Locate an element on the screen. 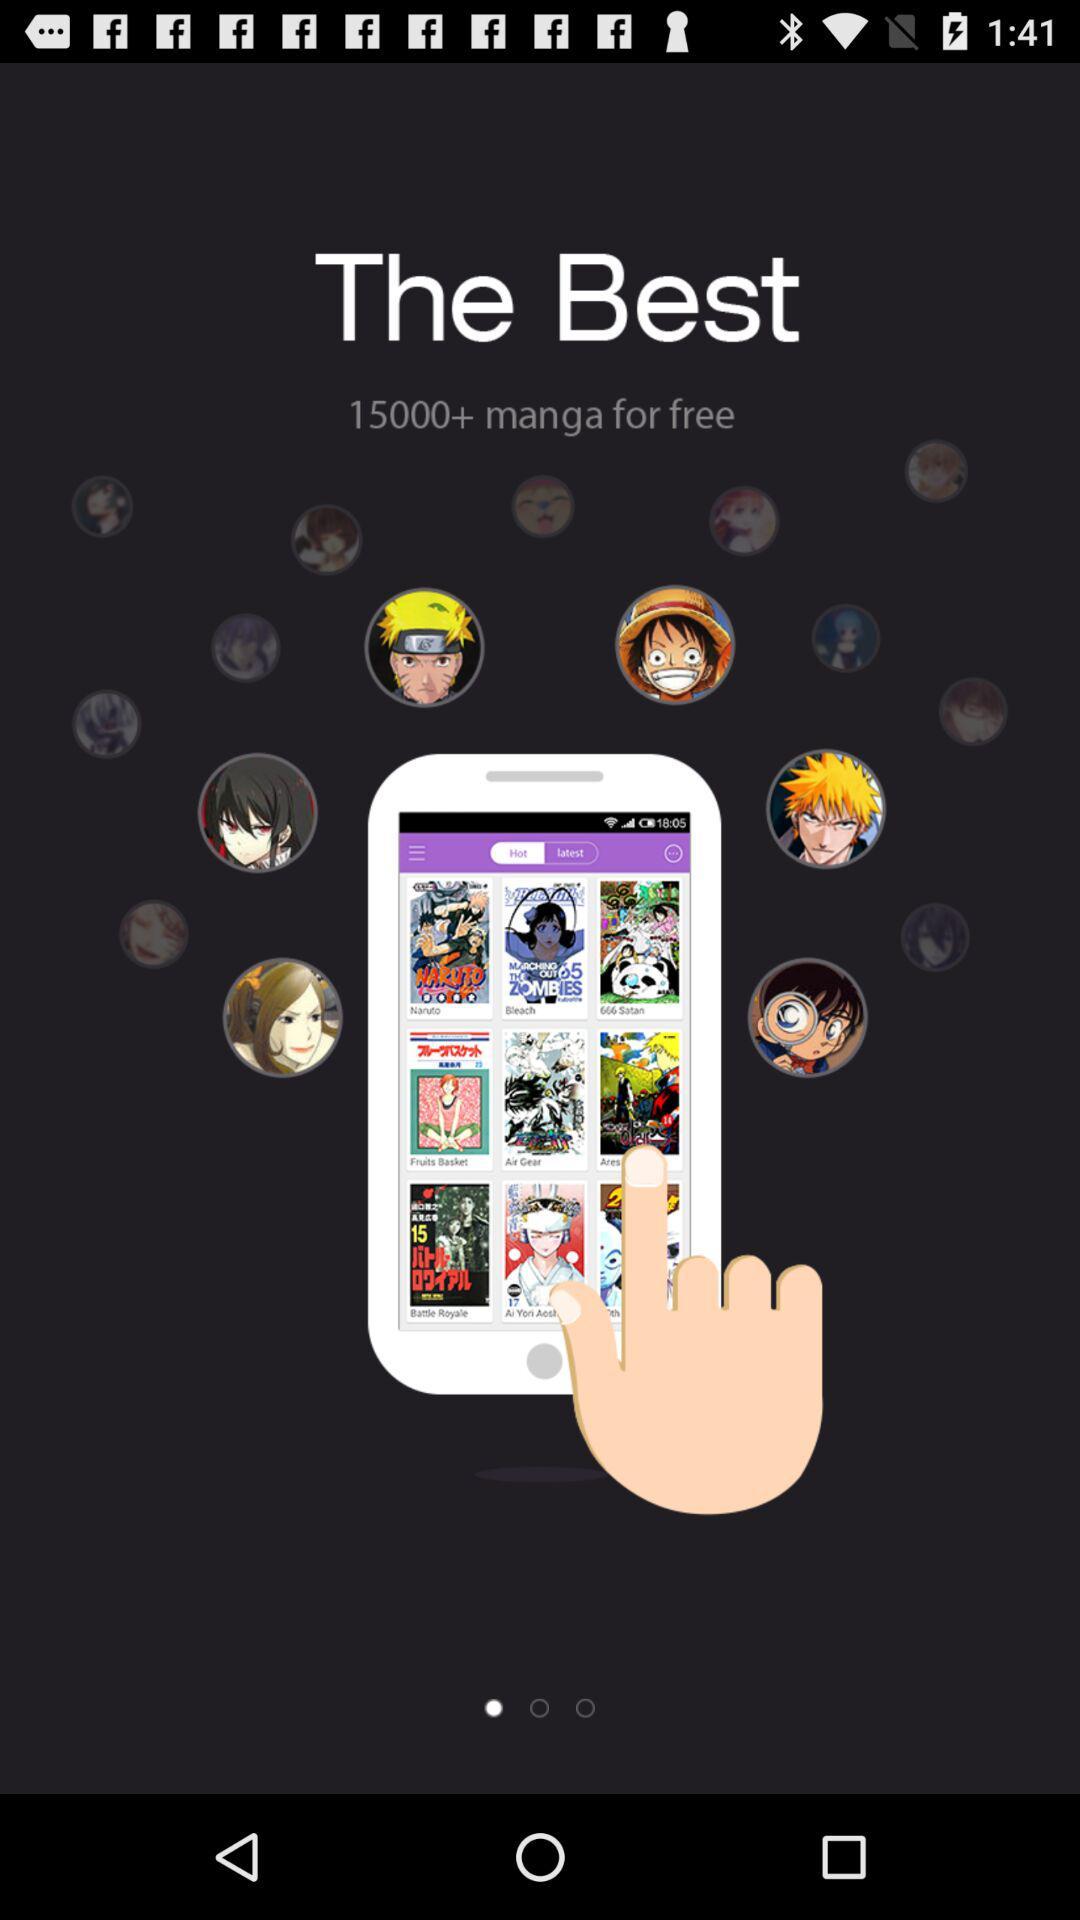 The width and height of the screenshot is (1080, 1920). move to next screen is located at coordinates (585, 1707).